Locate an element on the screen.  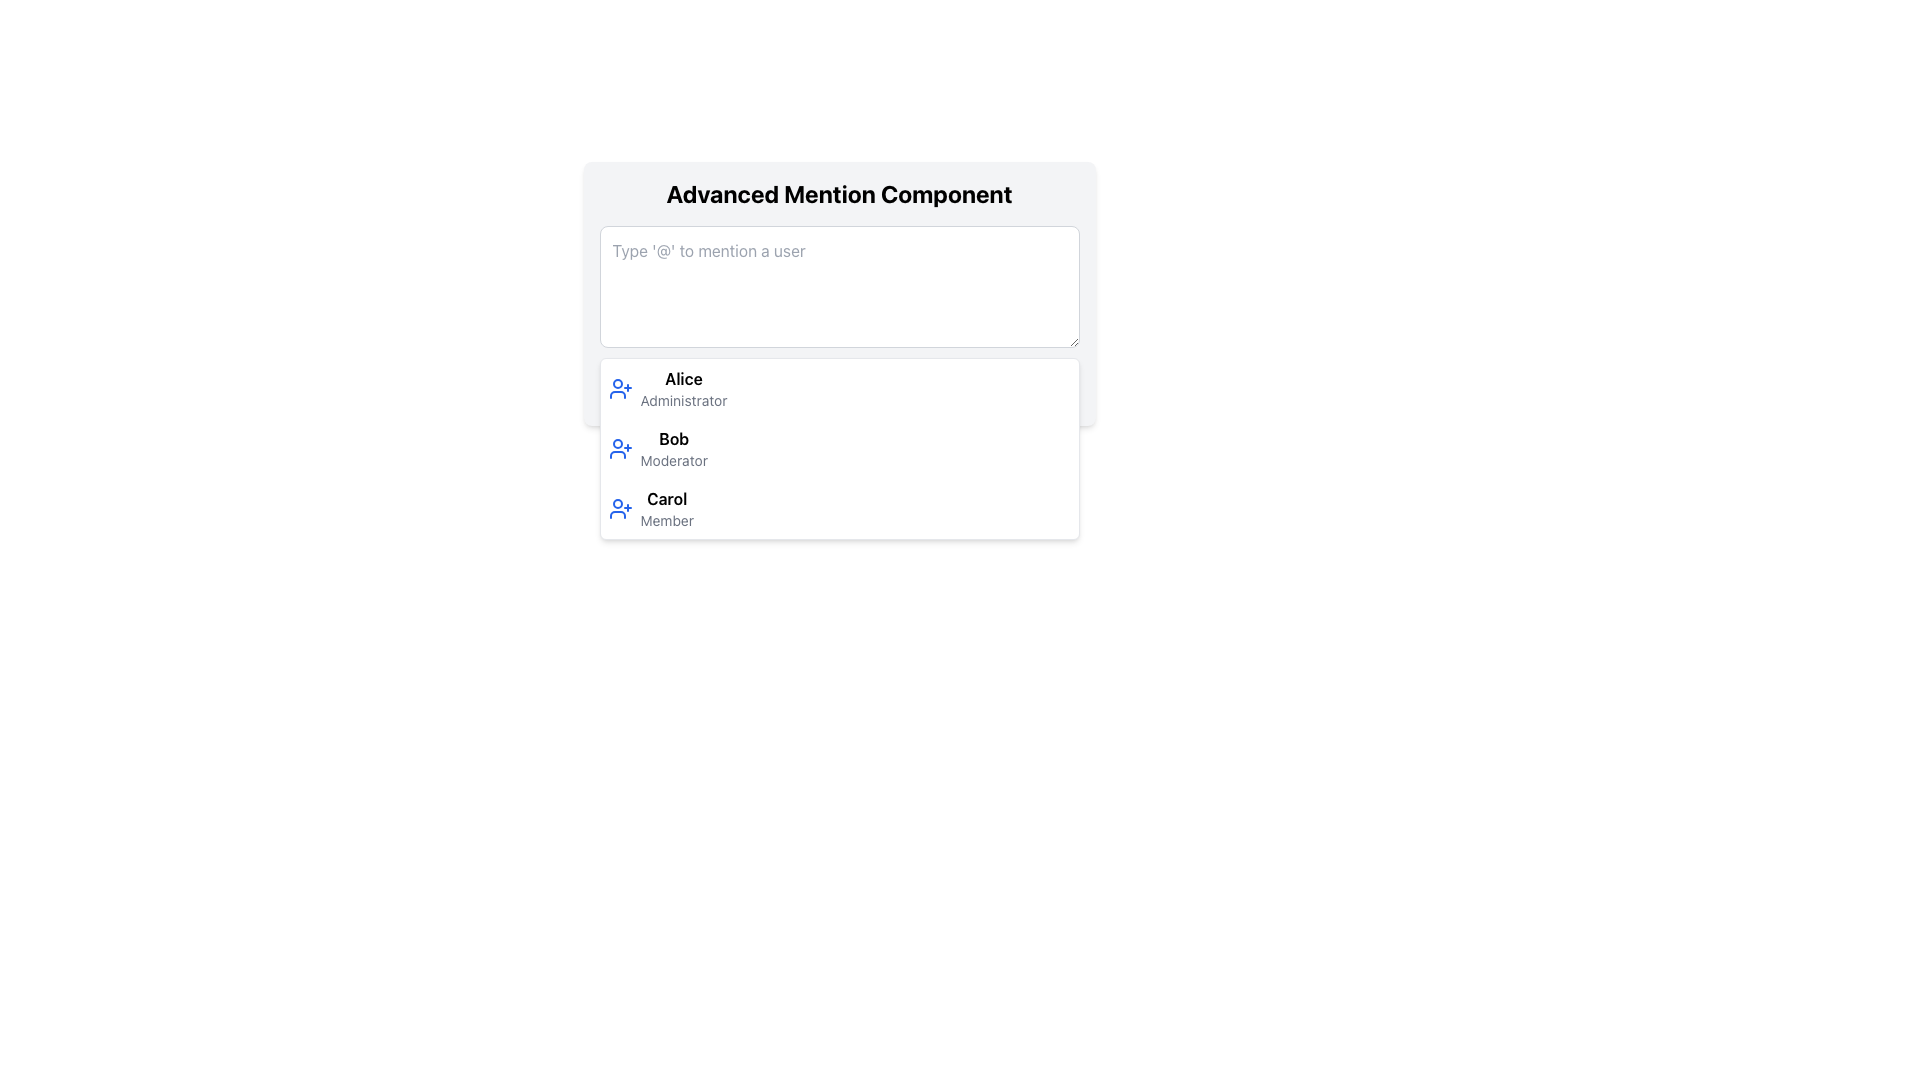
the text label displaying the role or designation associated with the user 'Alice', which is located below her name in the dropdown box is located at coordinates (683, 401).